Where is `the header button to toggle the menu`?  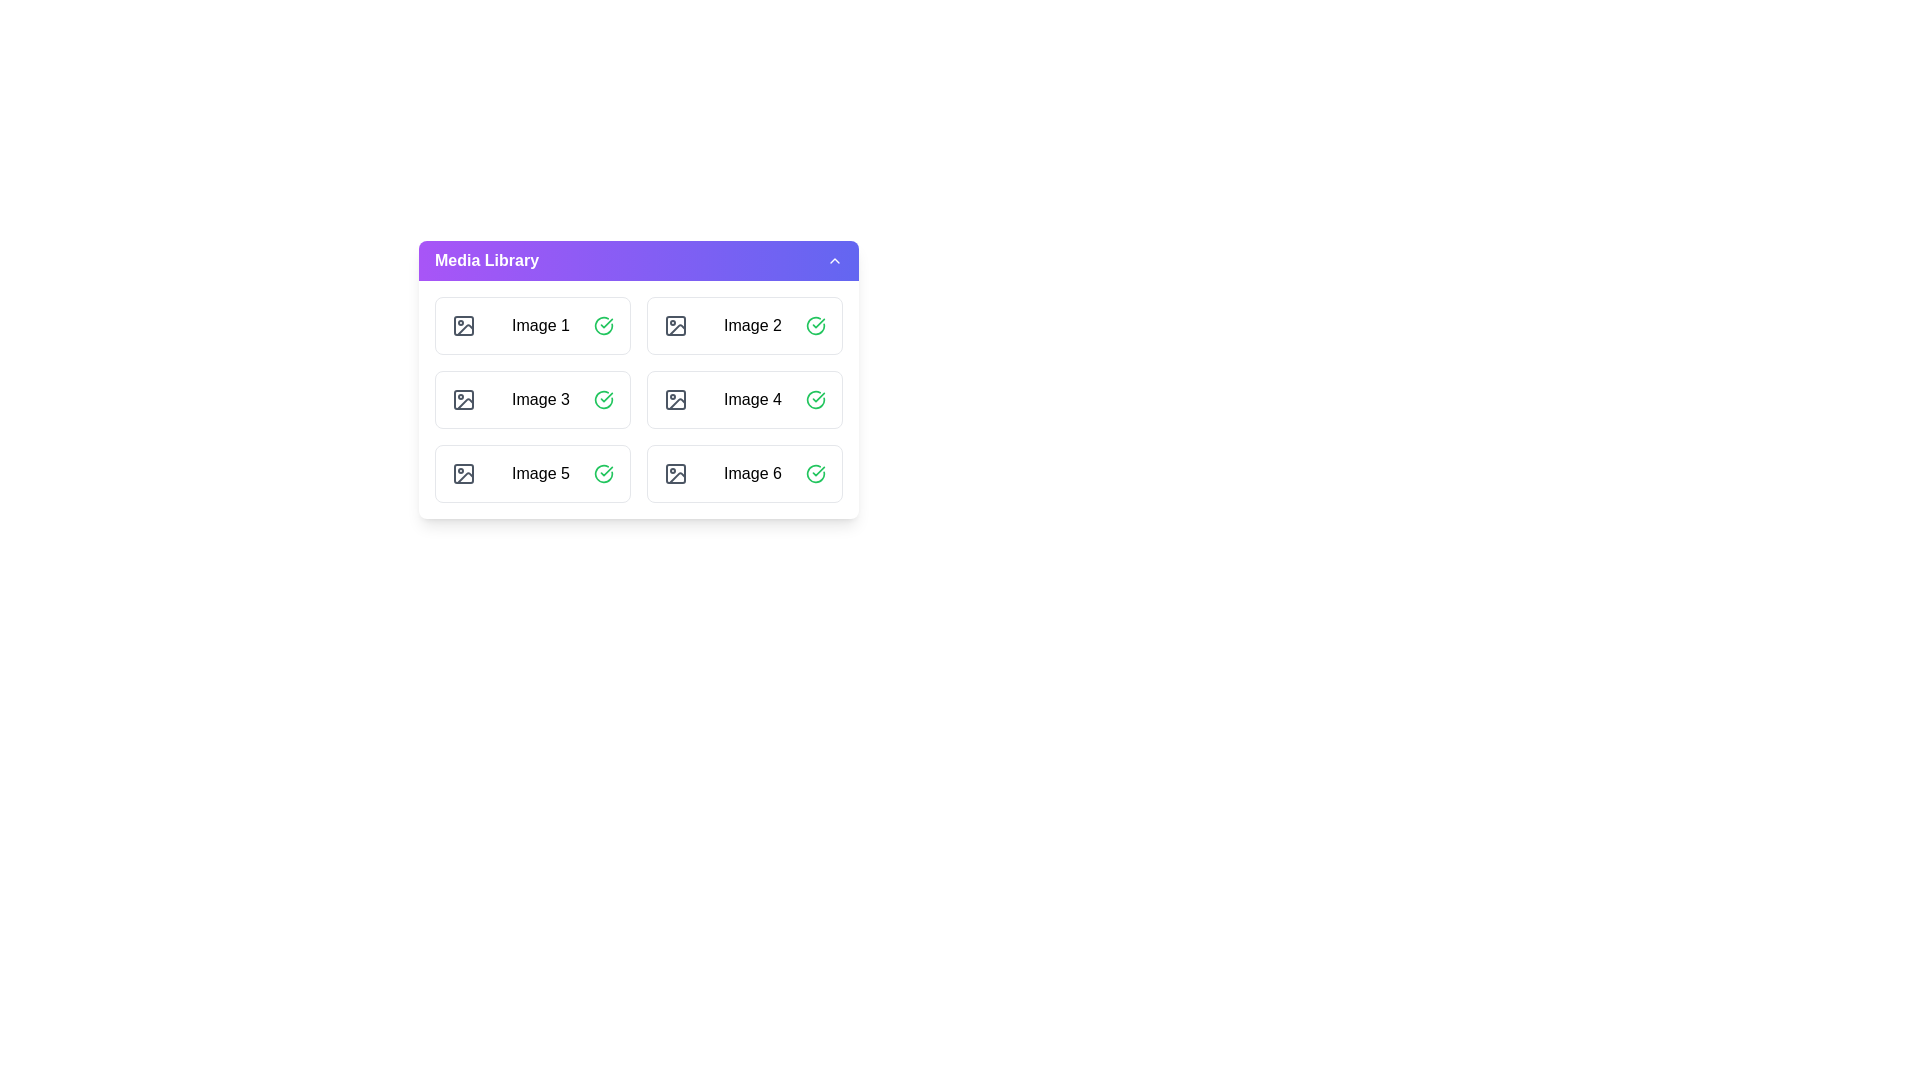
the header button to toggle the menu is located at coordinates (637, 260).